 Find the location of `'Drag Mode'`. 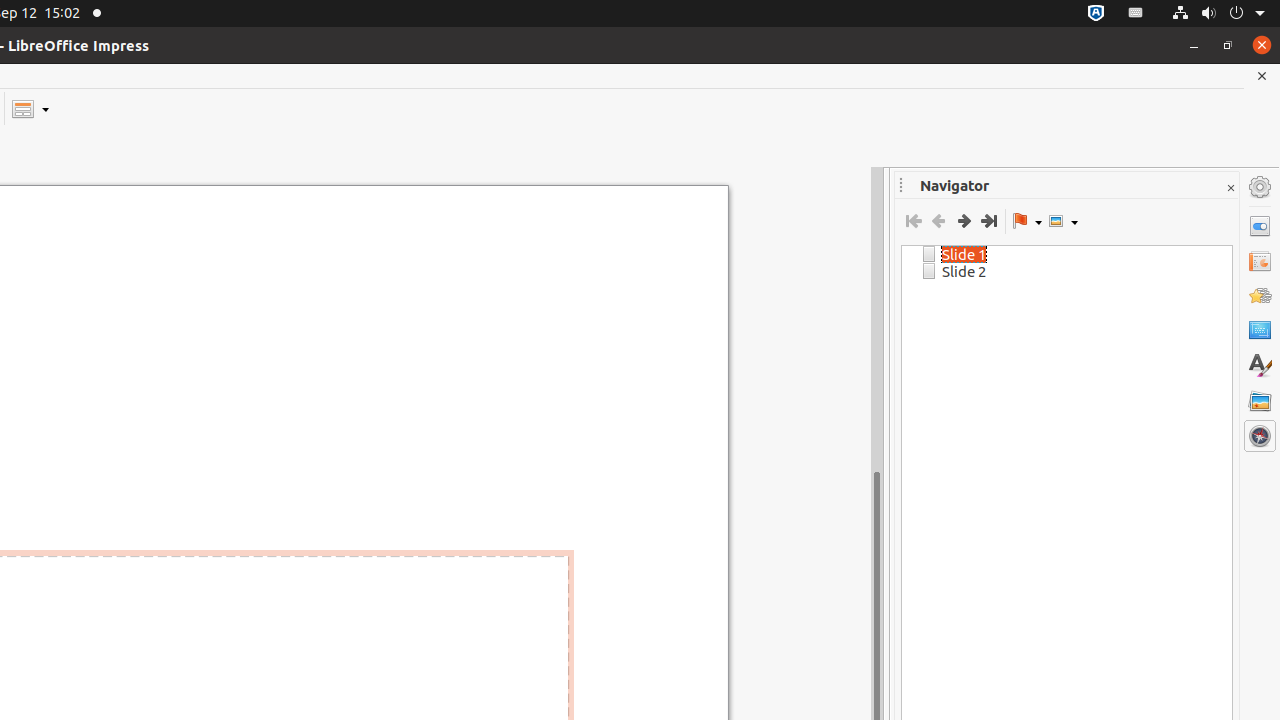

'Drag Mode' is located at coordinates (1026, 221).